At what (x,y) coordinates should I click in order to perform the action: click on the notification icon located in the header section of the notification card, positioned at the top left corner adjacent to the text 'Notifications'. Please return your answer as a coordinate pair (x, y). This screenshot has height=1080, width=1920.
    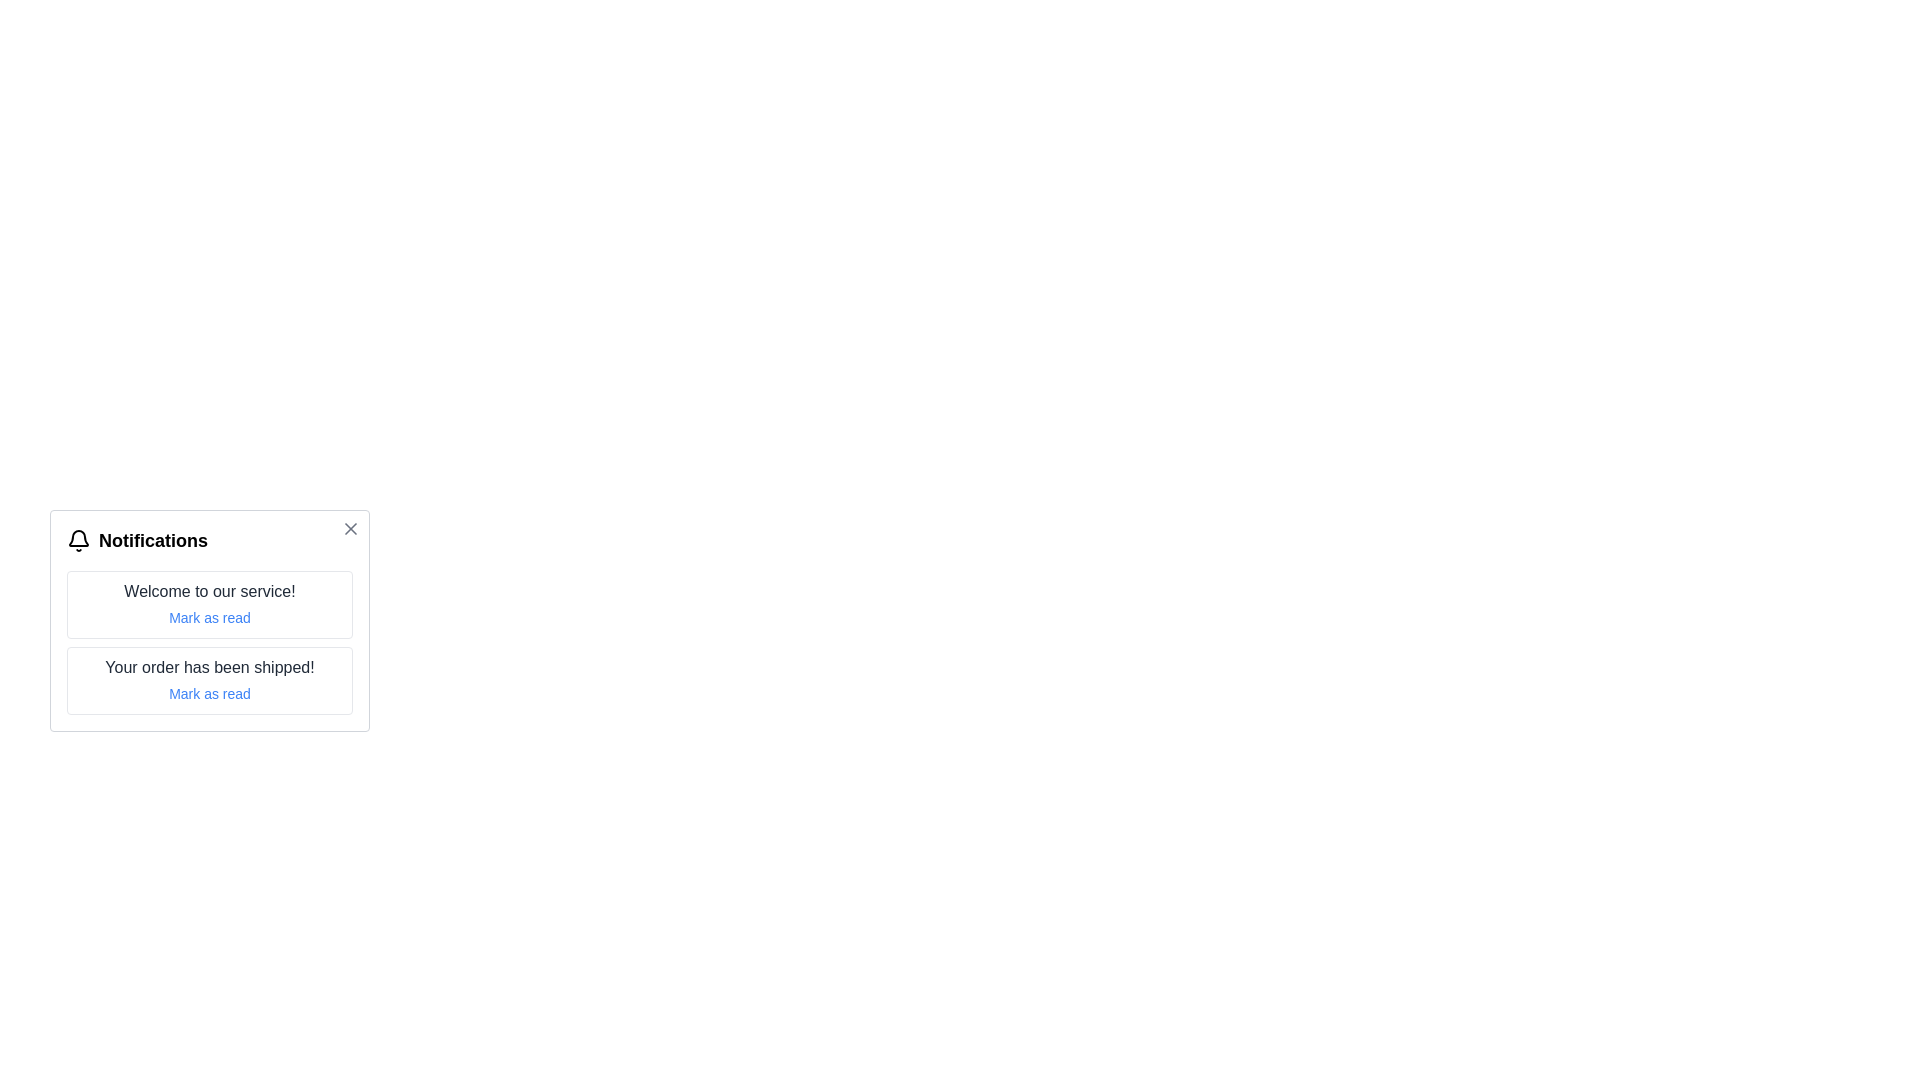
    Looking at the image, I should click on (78, 540).